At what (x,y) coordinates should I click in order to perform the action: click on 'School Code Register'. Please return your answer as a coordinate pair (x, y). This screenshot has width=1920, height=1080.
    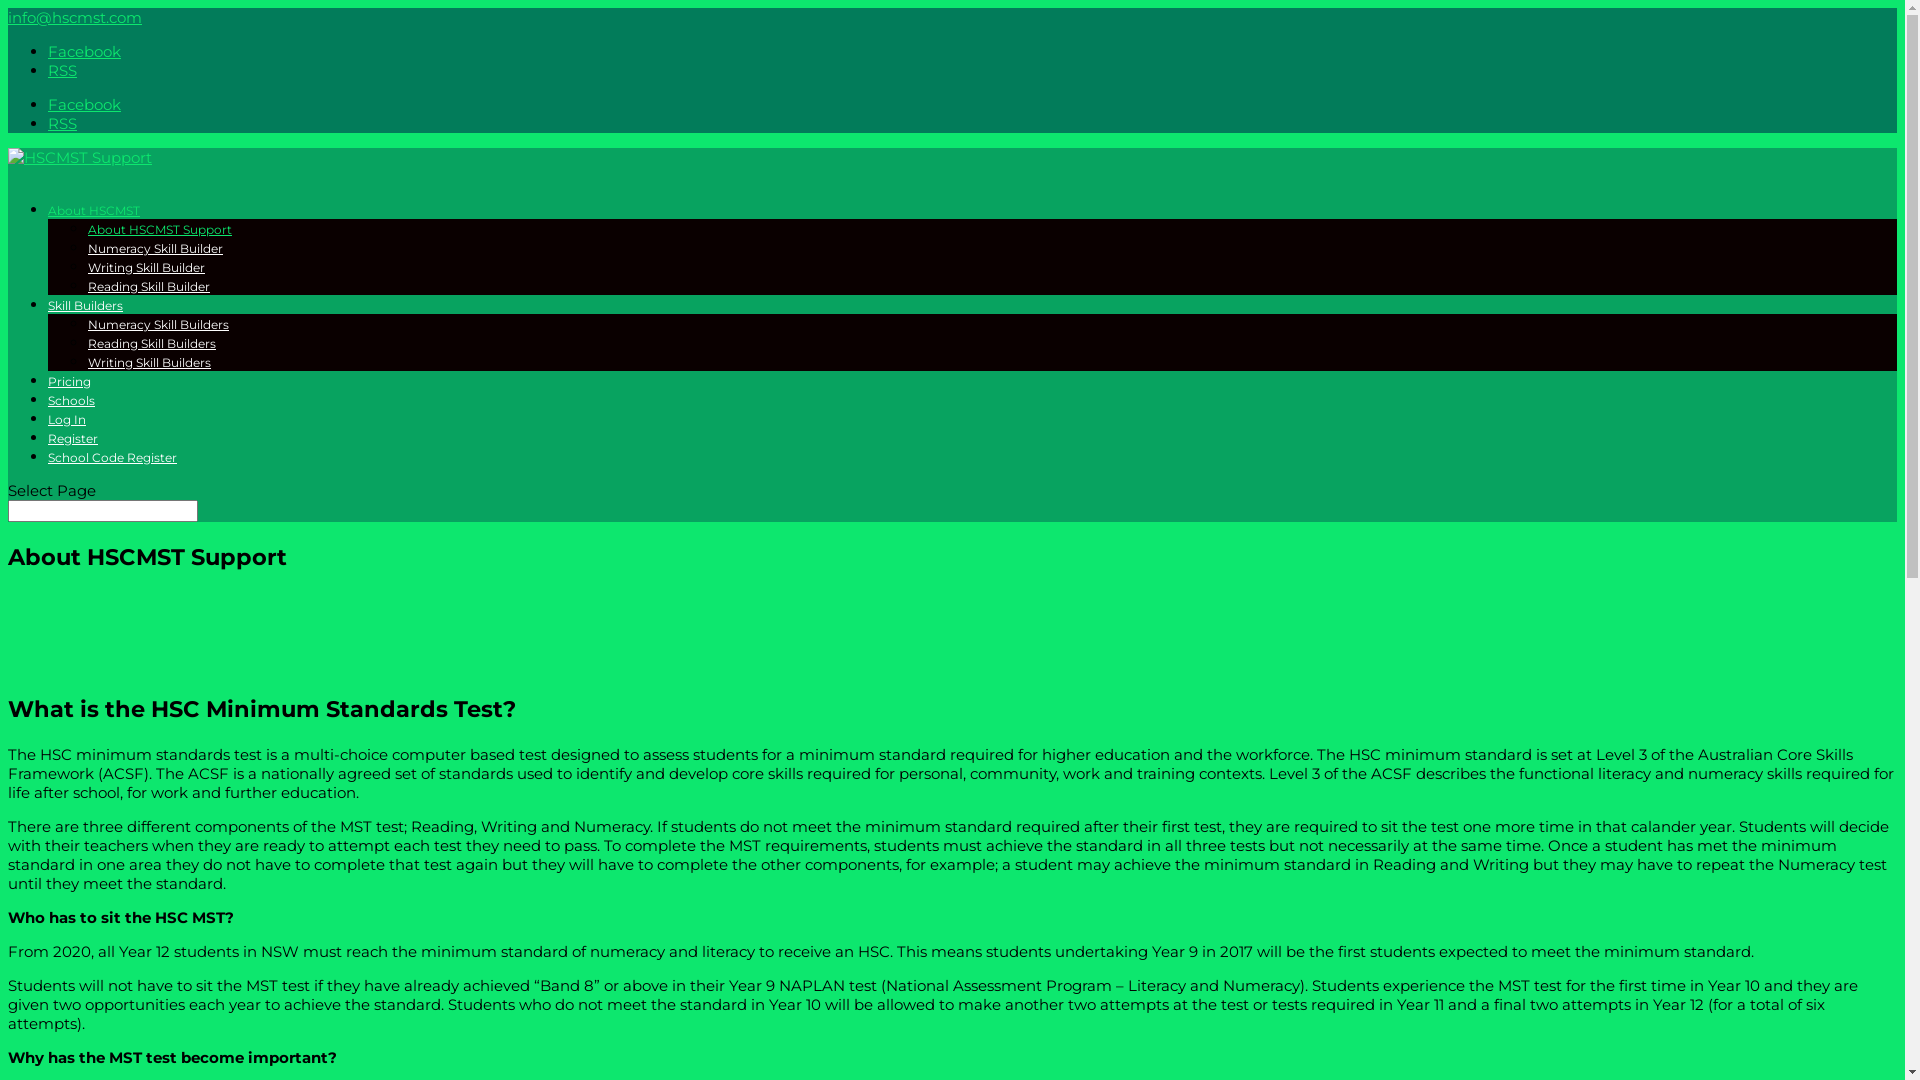
    Looking at the image, I should click on (111, 466).